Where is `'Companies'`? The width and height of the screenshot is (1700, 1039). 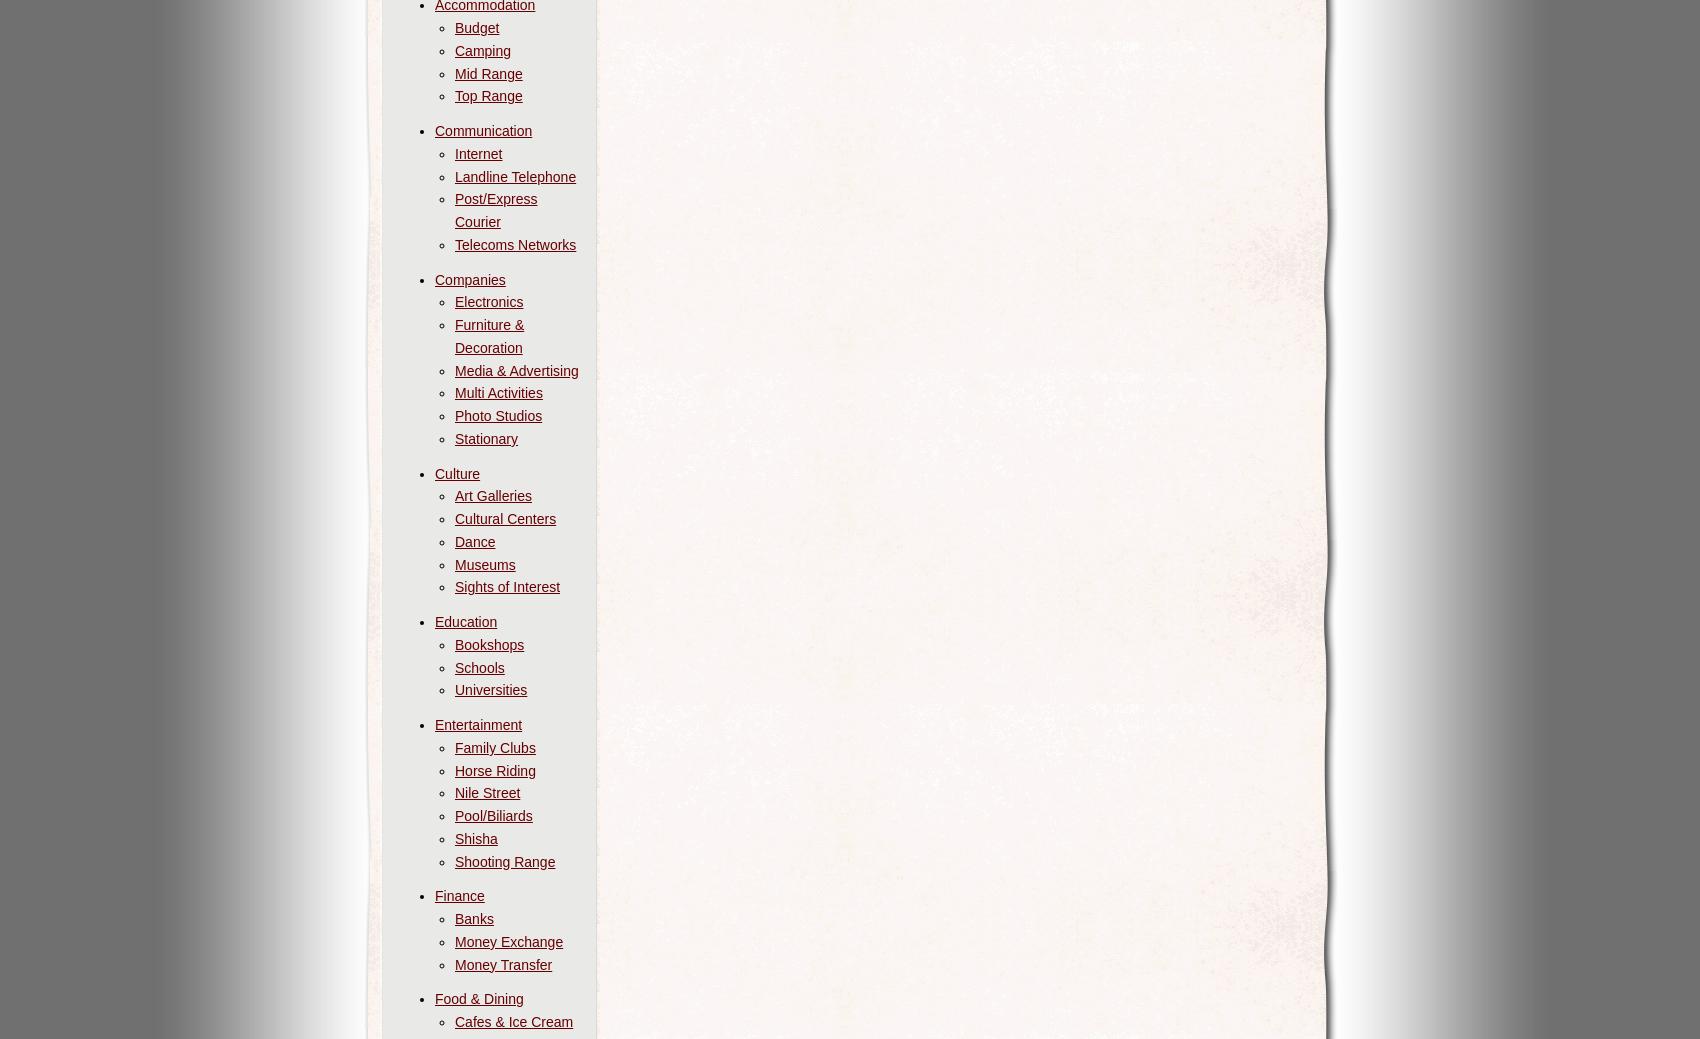
'Companies' is located at coordinates (470, 278).